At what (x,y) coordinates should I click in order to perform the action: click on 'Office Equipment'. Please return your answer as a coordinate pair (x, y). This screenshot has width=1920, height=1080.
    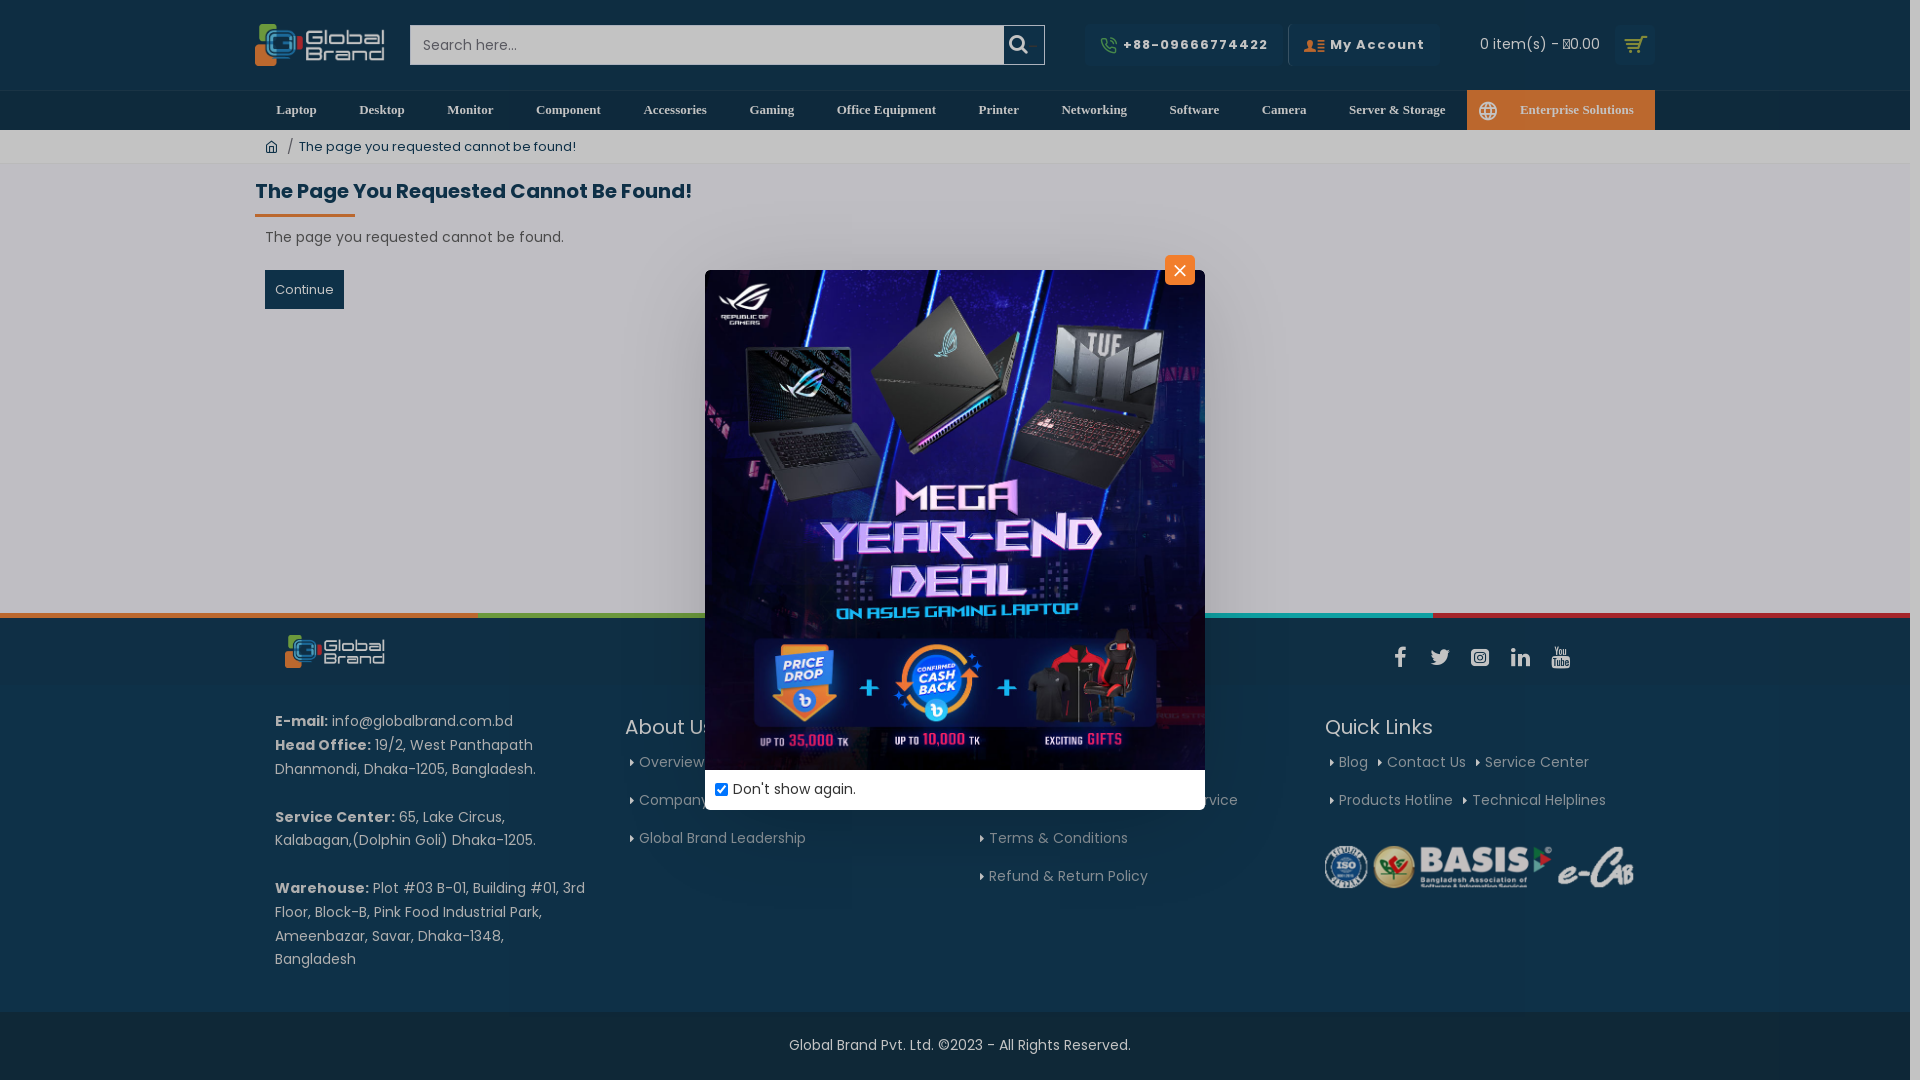
    Looking at the image, I should click on (885, 110).